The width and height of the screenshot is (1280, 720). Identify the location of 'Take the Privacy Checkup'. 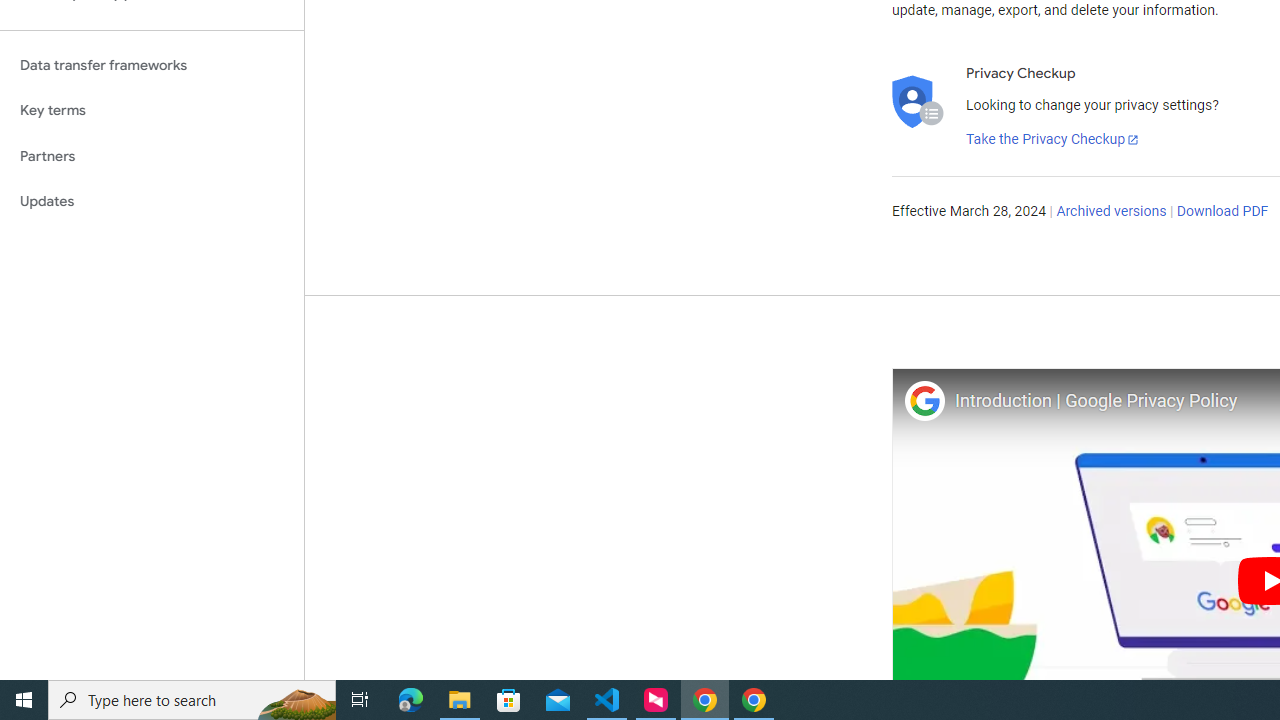
(1052, 139).